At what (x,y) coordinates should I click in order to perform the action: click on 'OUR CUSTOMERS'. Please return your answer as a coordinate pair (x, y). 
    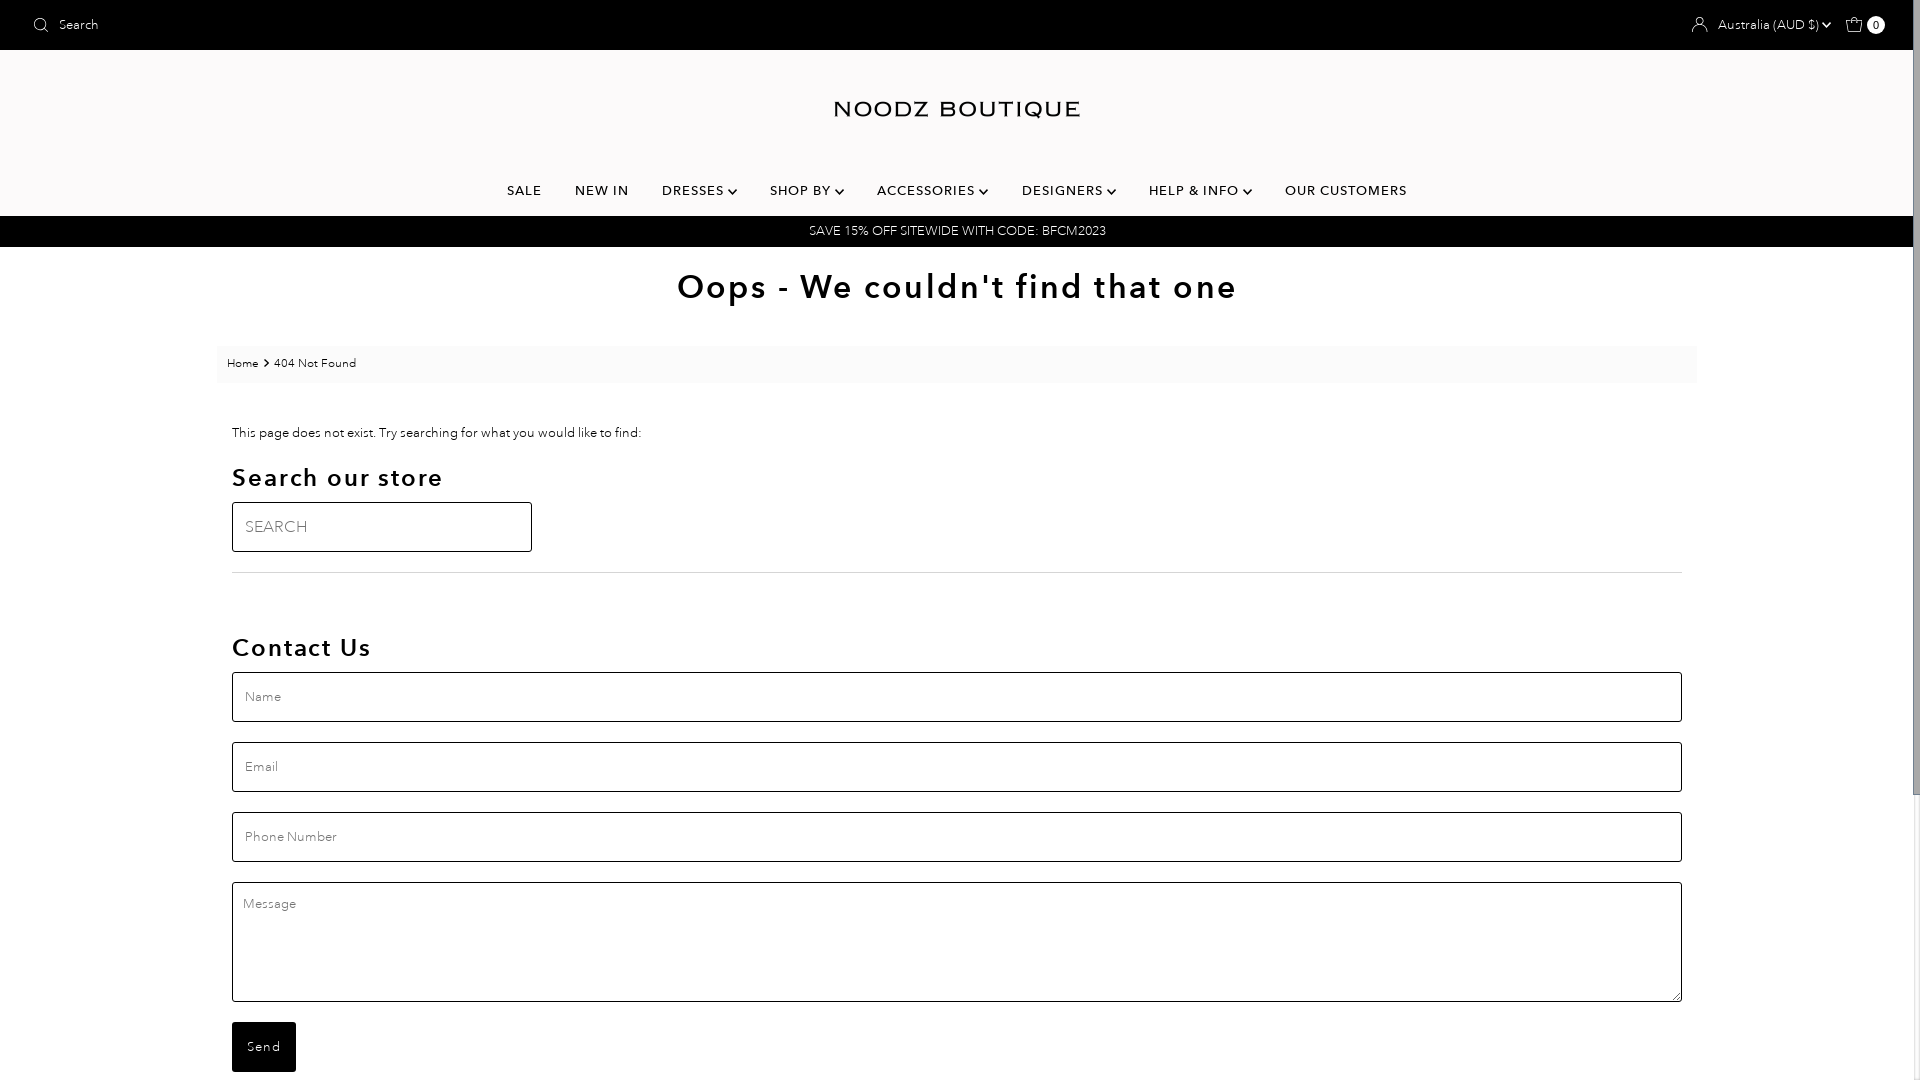
    Looking at the image, I should click on (1345, 191).